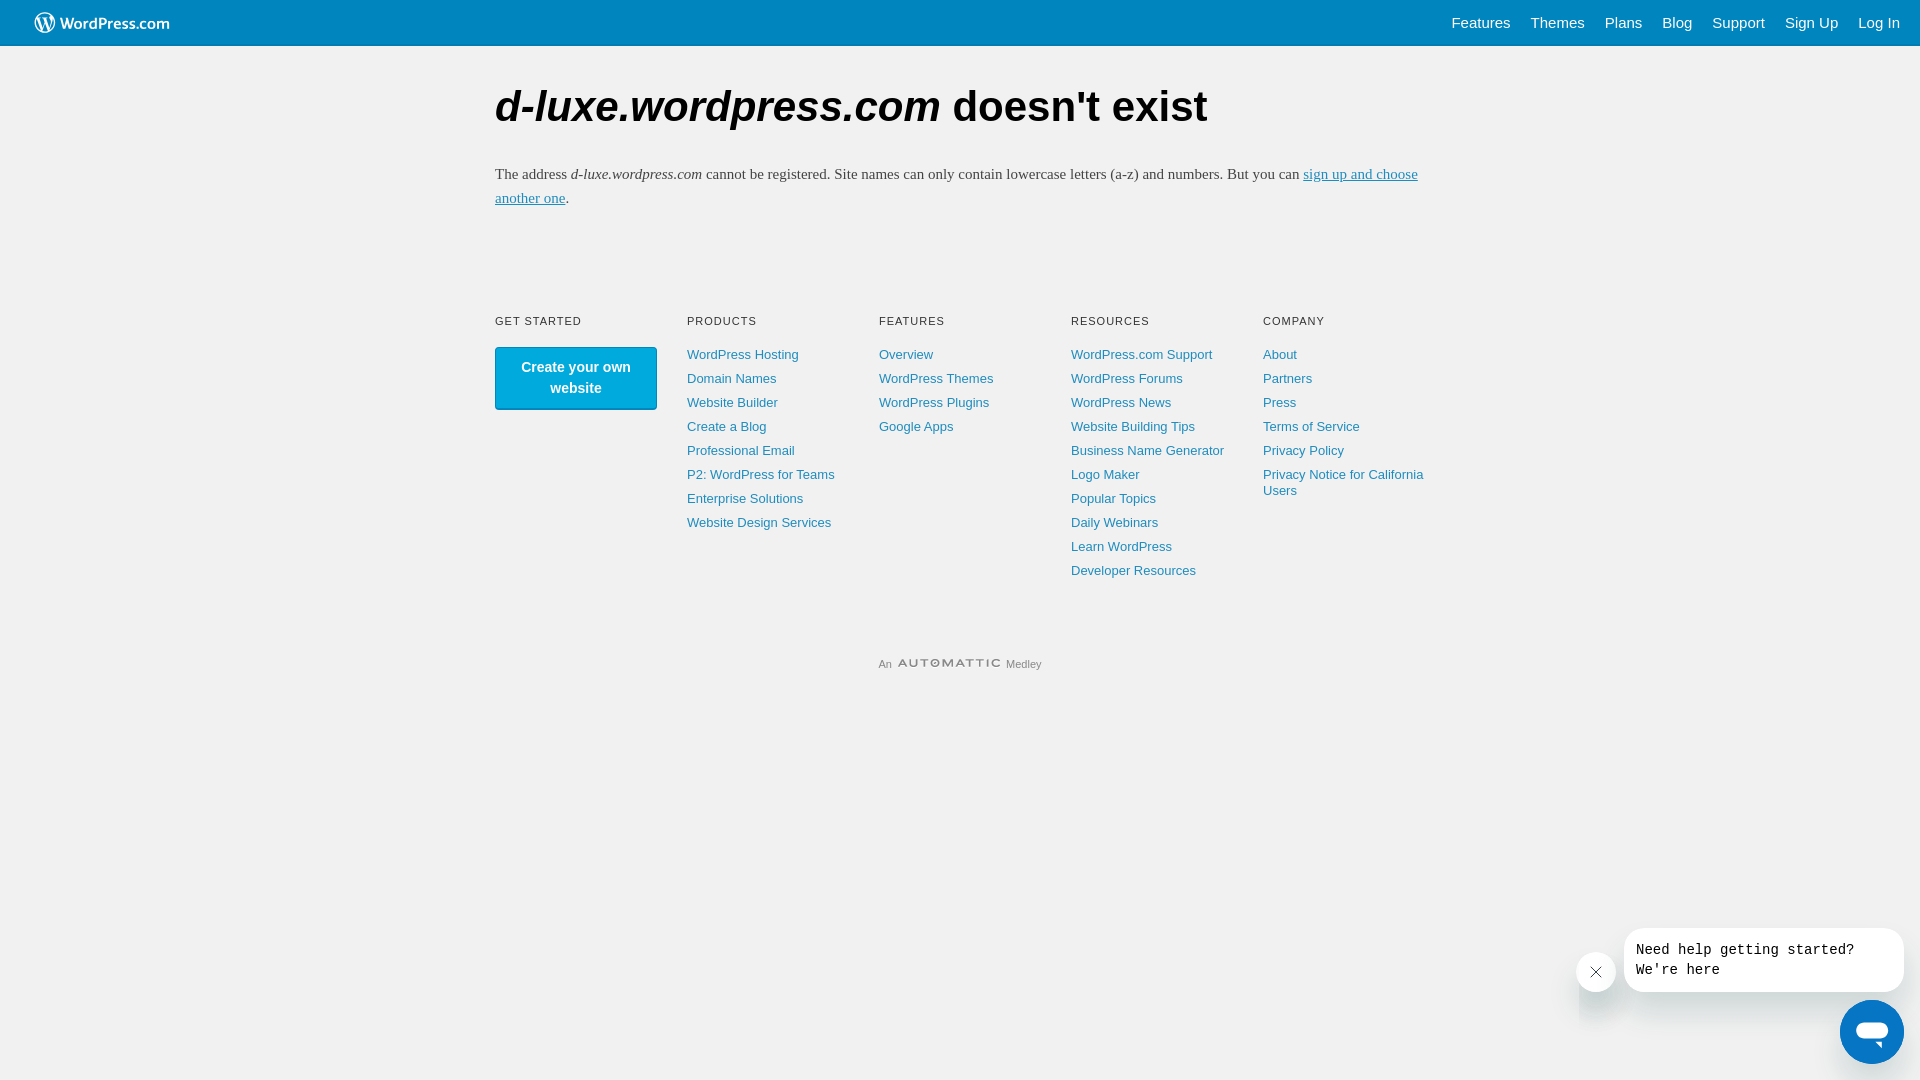  I want to click on 'Create your own website', so click(575, 378).